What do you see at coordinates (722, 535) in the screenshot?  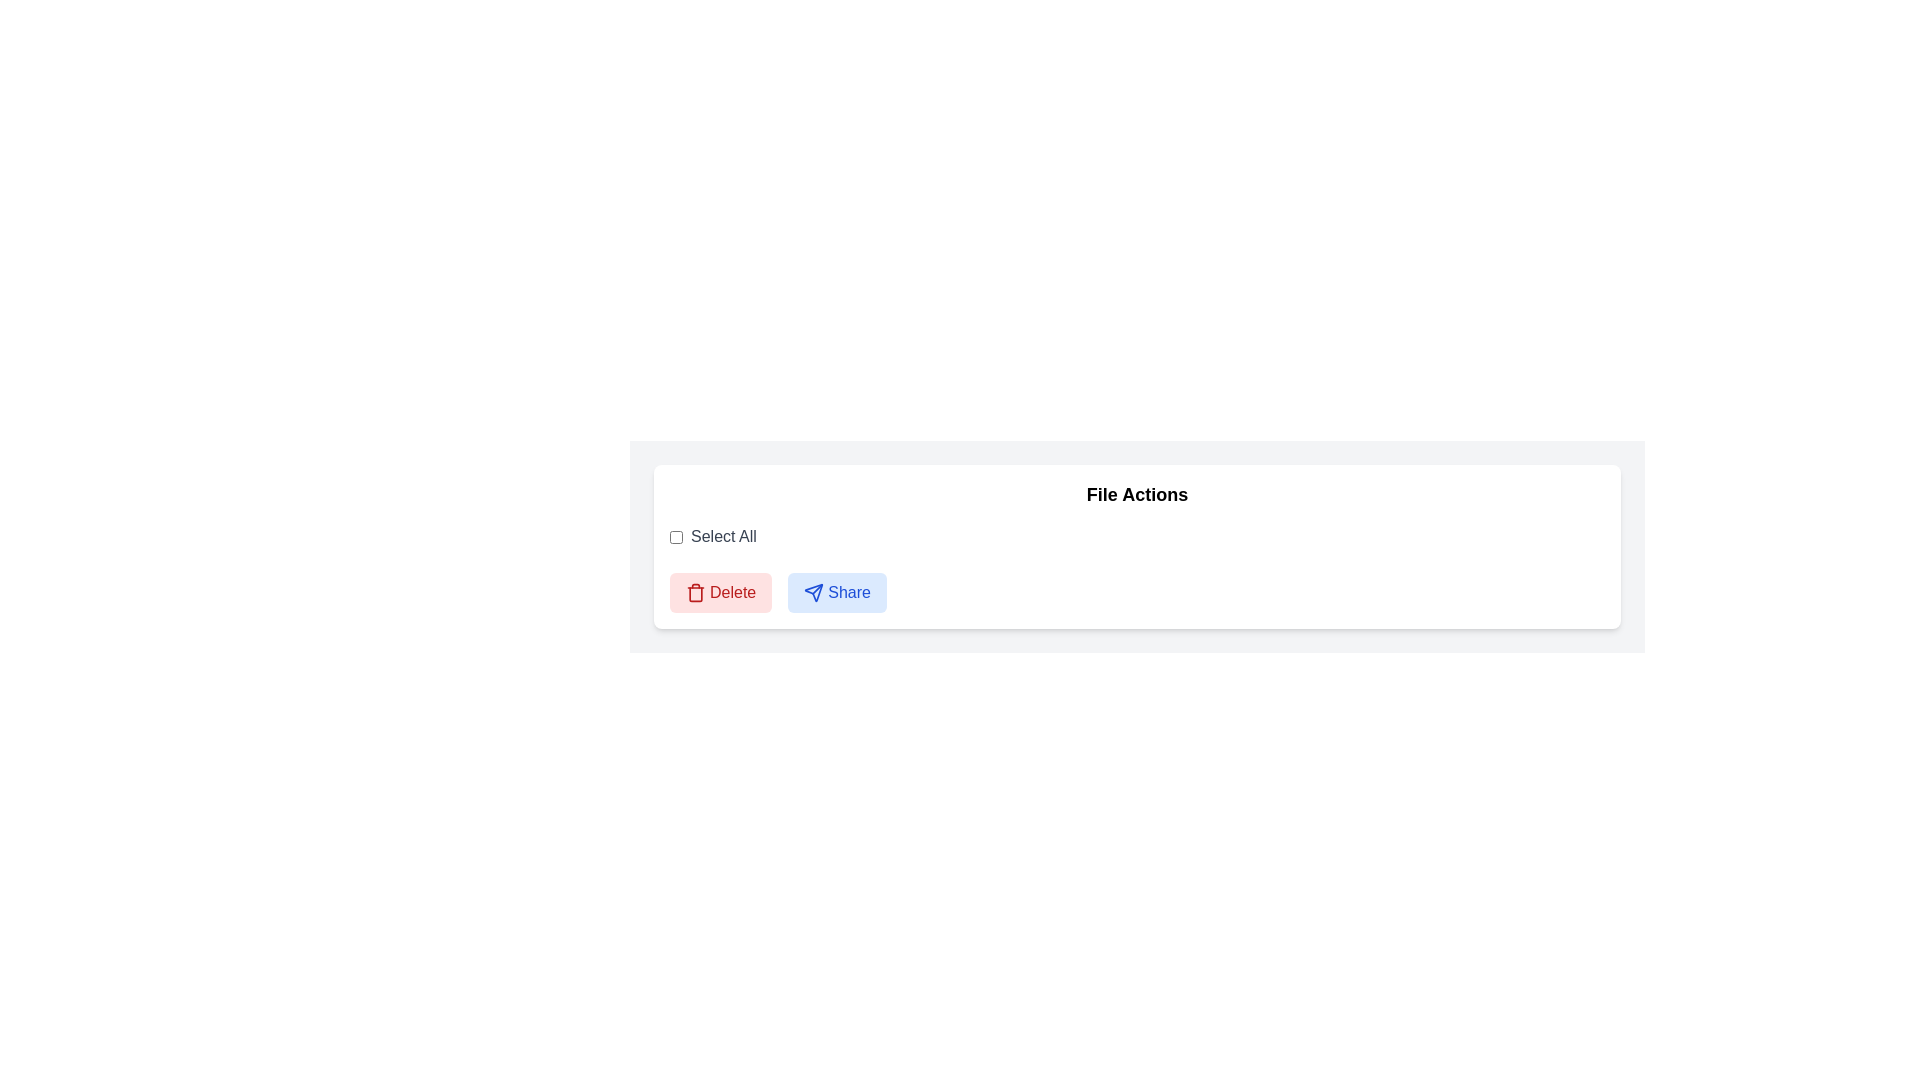 I see `the label that indicates the checkbox for selecting all relevant items, positioned to the immediate right of the checkbox in the top-left region of the card-like panel` at bounding box center [722, 535].